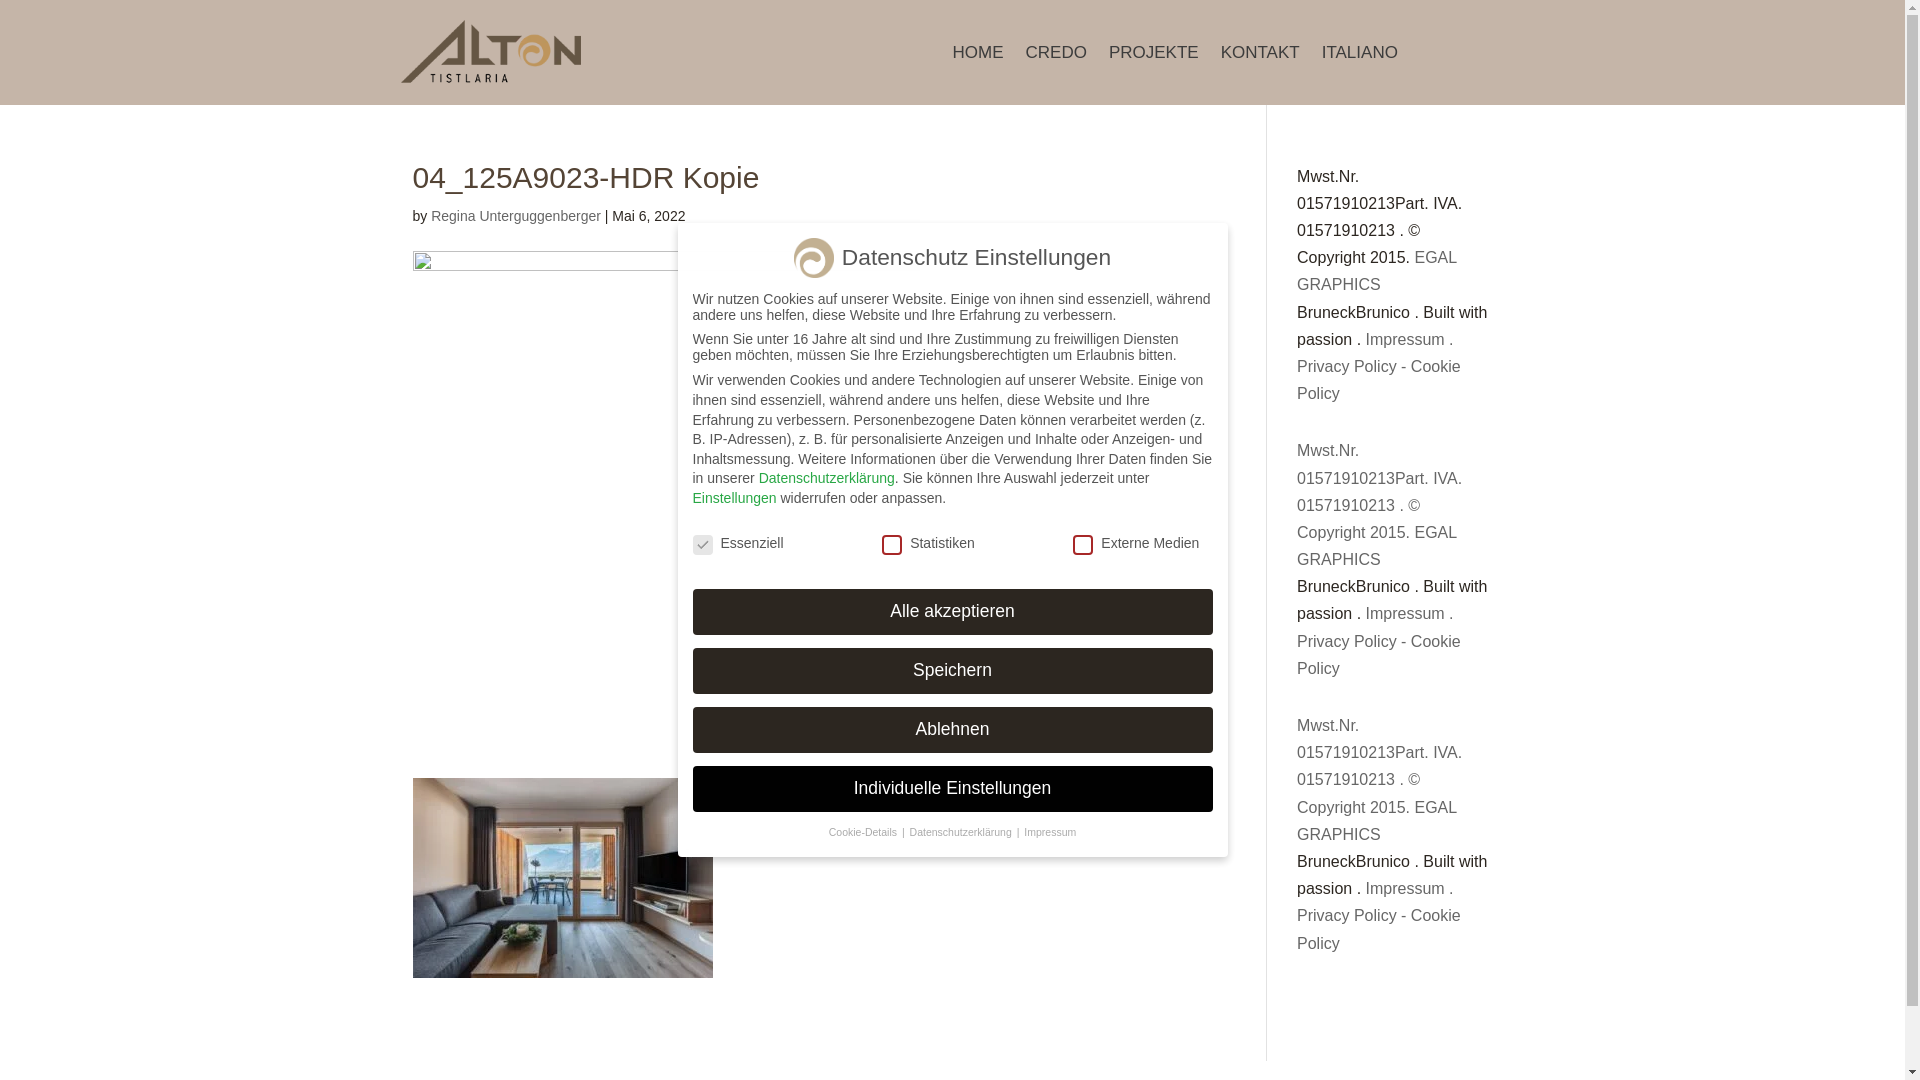  I want to click on 'Impressum', so click(1404, 338).